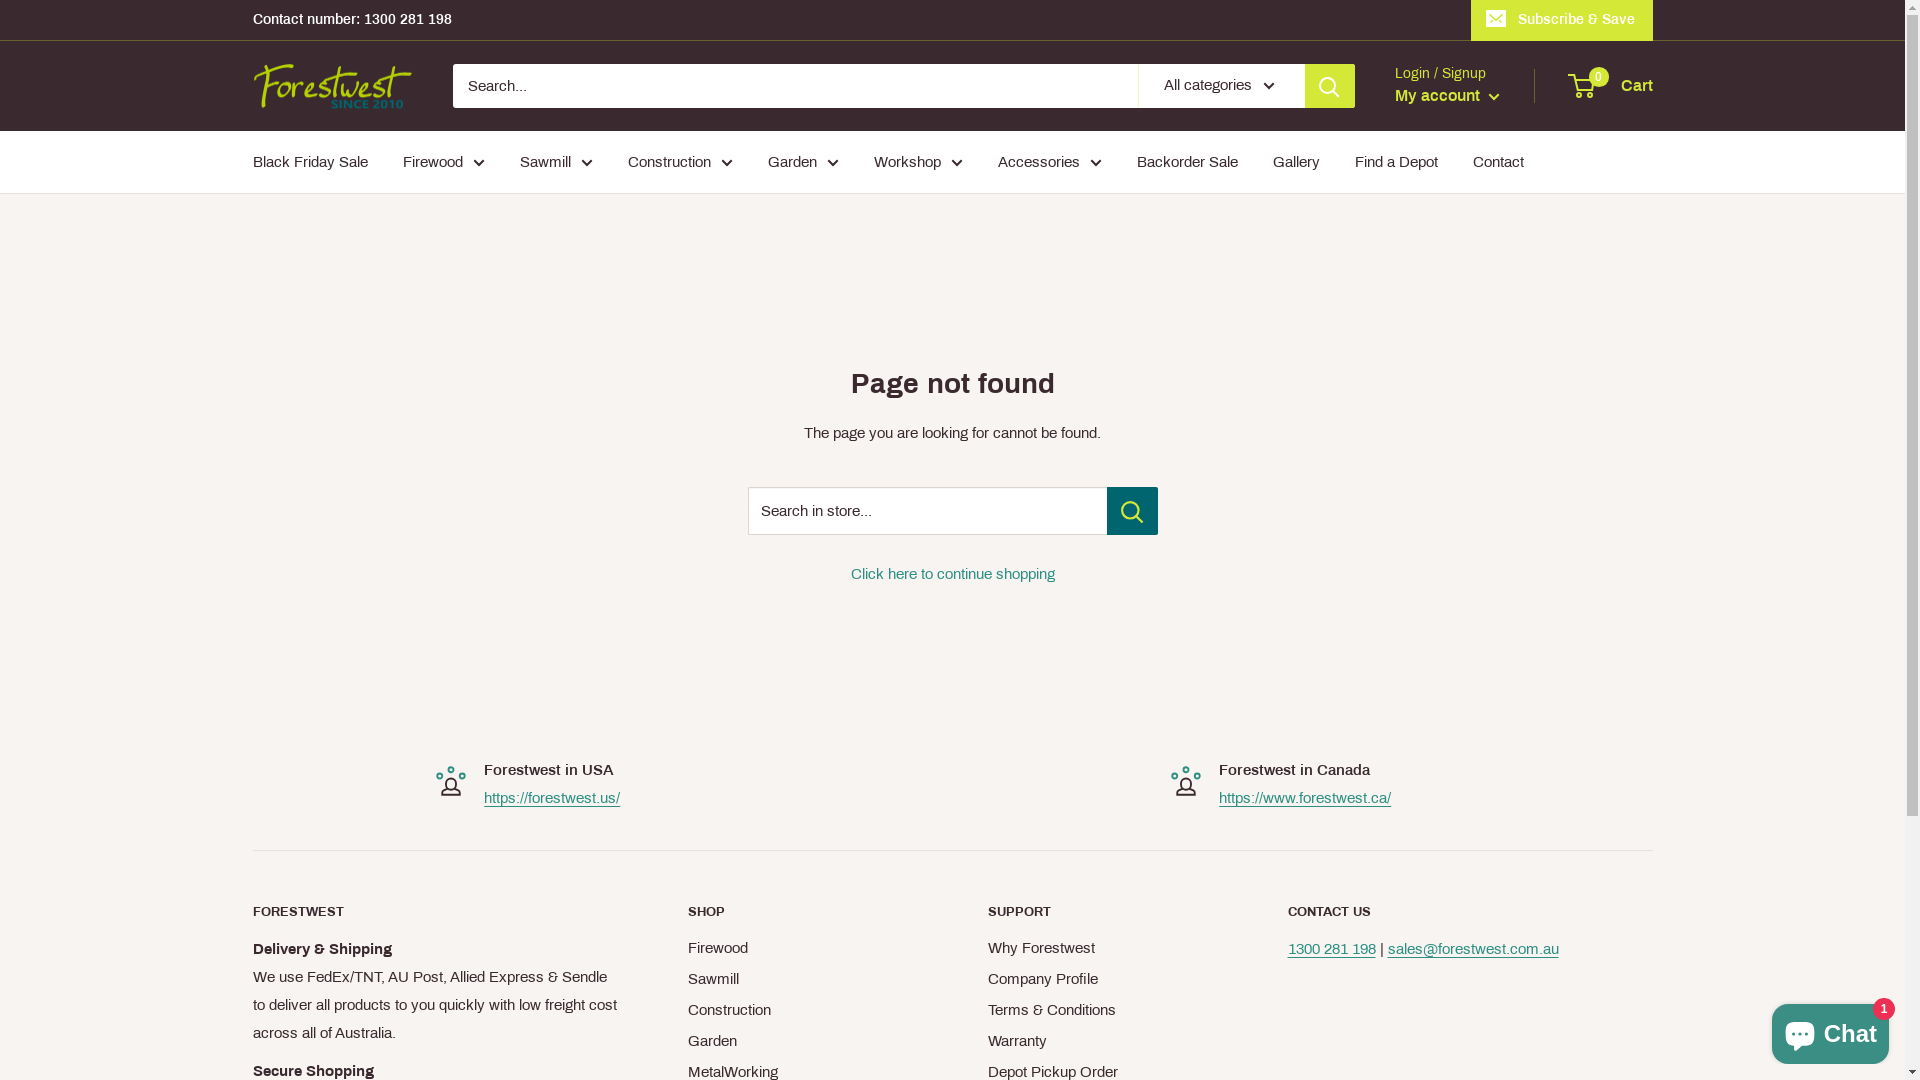 This screenshot has height=1080, width=1920. Describe the element at coordinates (1331, 947) in the screenshot. I see `'1300 281 198'` at that location.